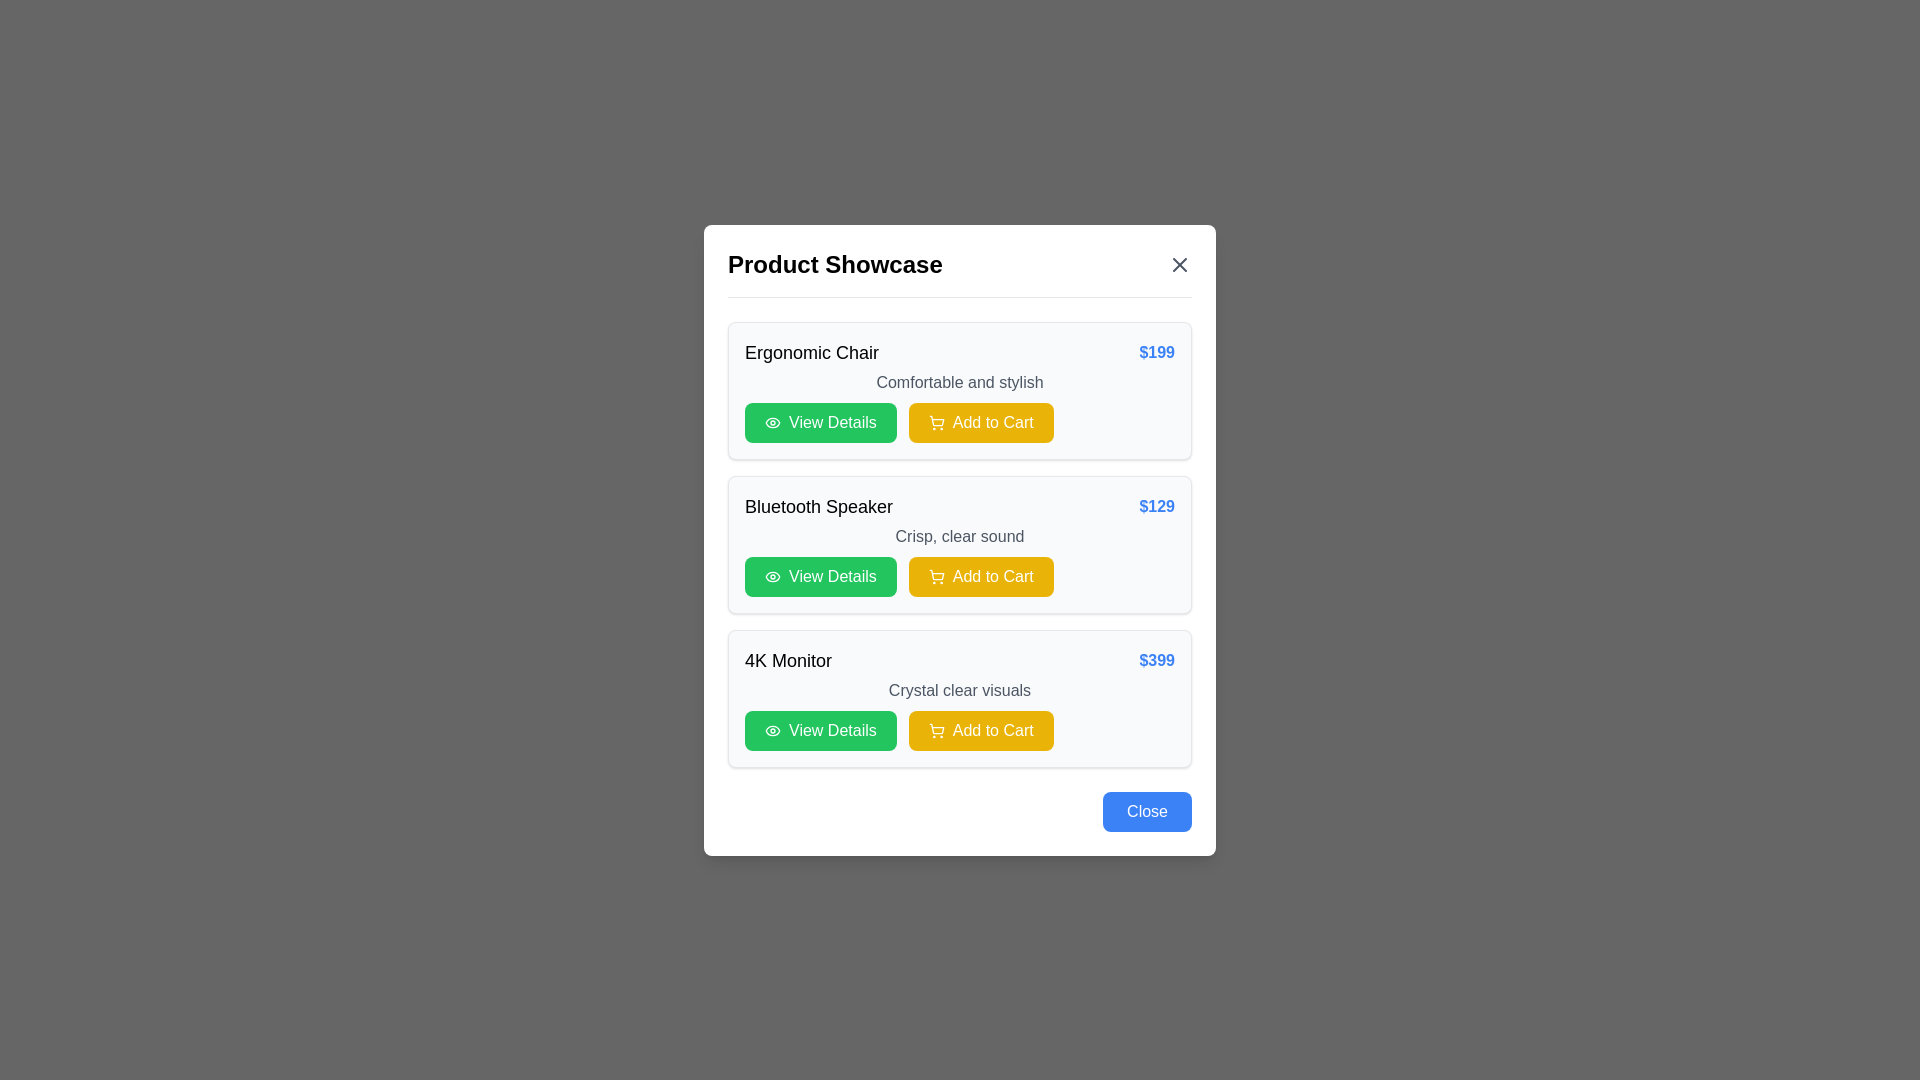 This screenshot has width=1920, height=1080. I want to click on the outer part of the eye icon in the 'View Details' button for the '4K Monitor' product entry located in the popup window, so click(771, 730).